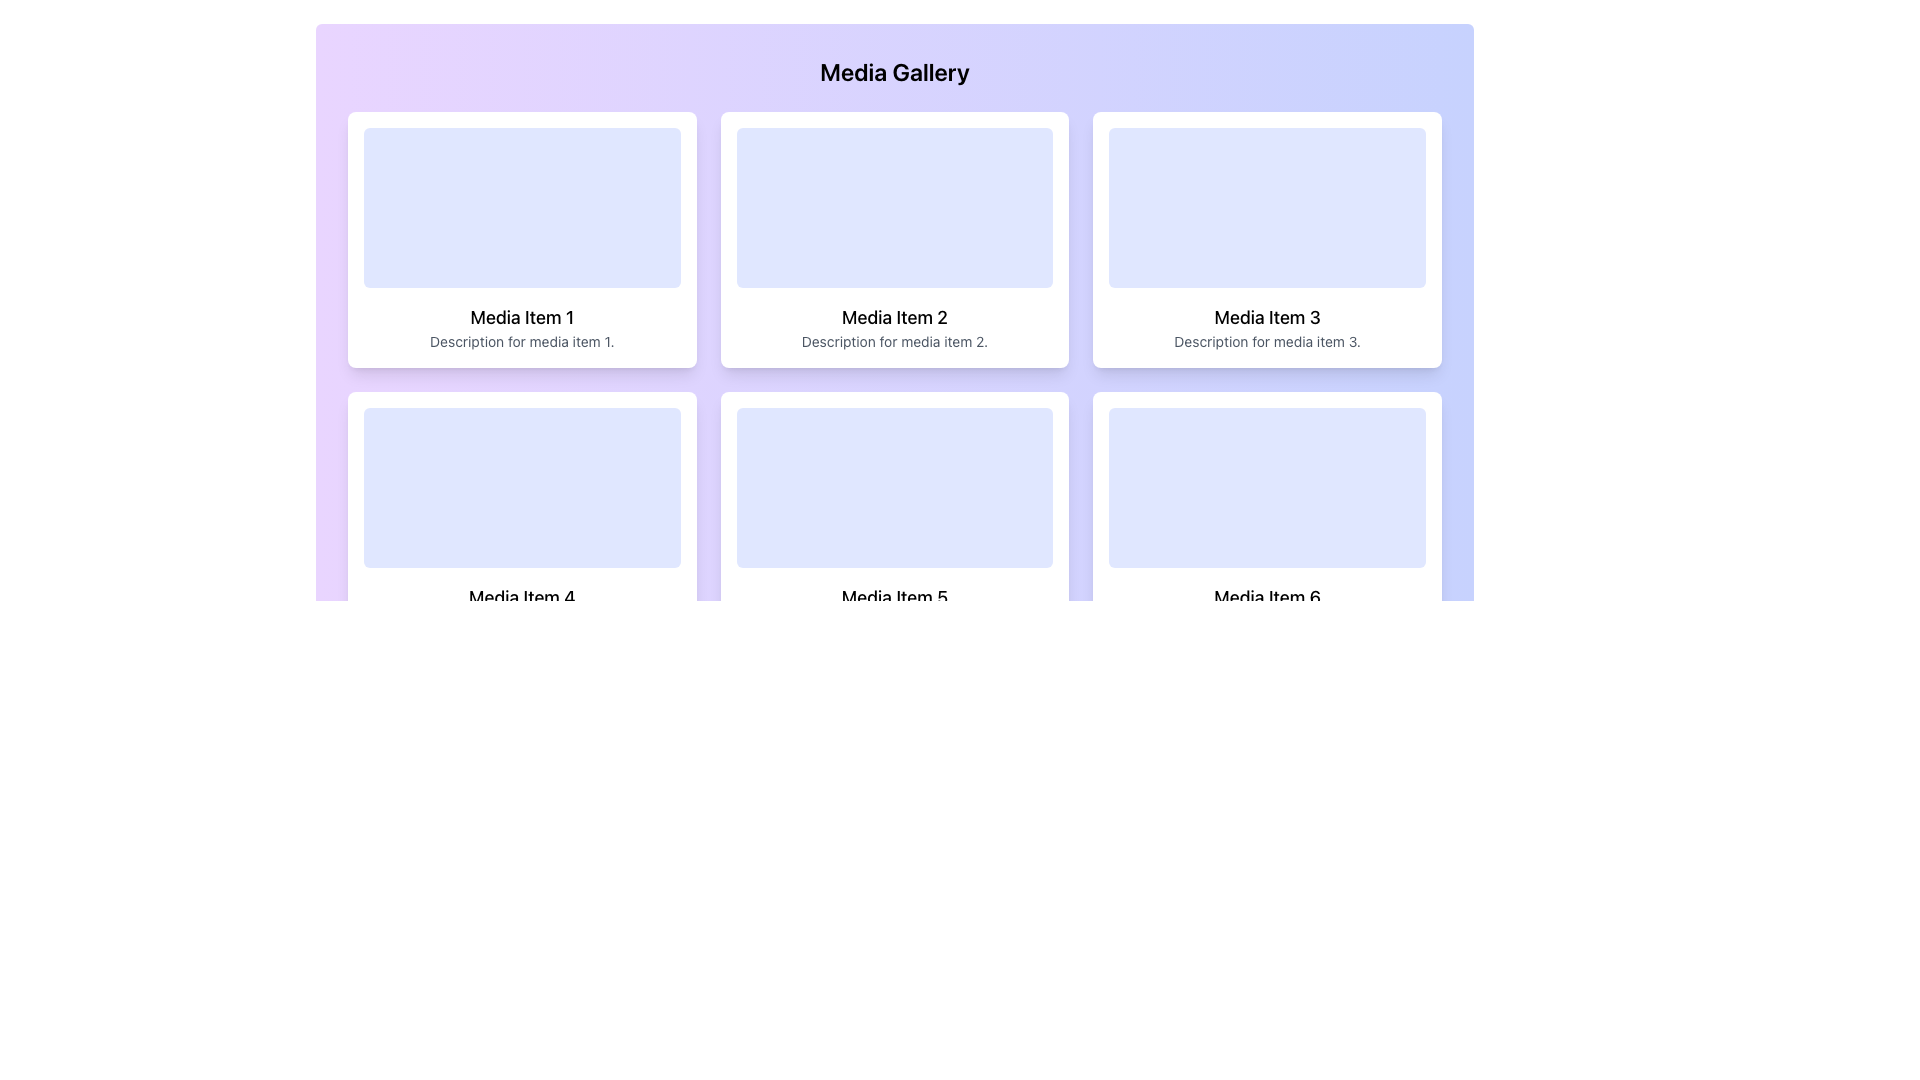 The image size is (1920, 1080). Describe the element at coordinates (1266, 519) in the screenshot. I see `the rectangular card labeled 'Media Item 6' with a placeholder image and description in the bottom-right corner of the grid layout` at that location.